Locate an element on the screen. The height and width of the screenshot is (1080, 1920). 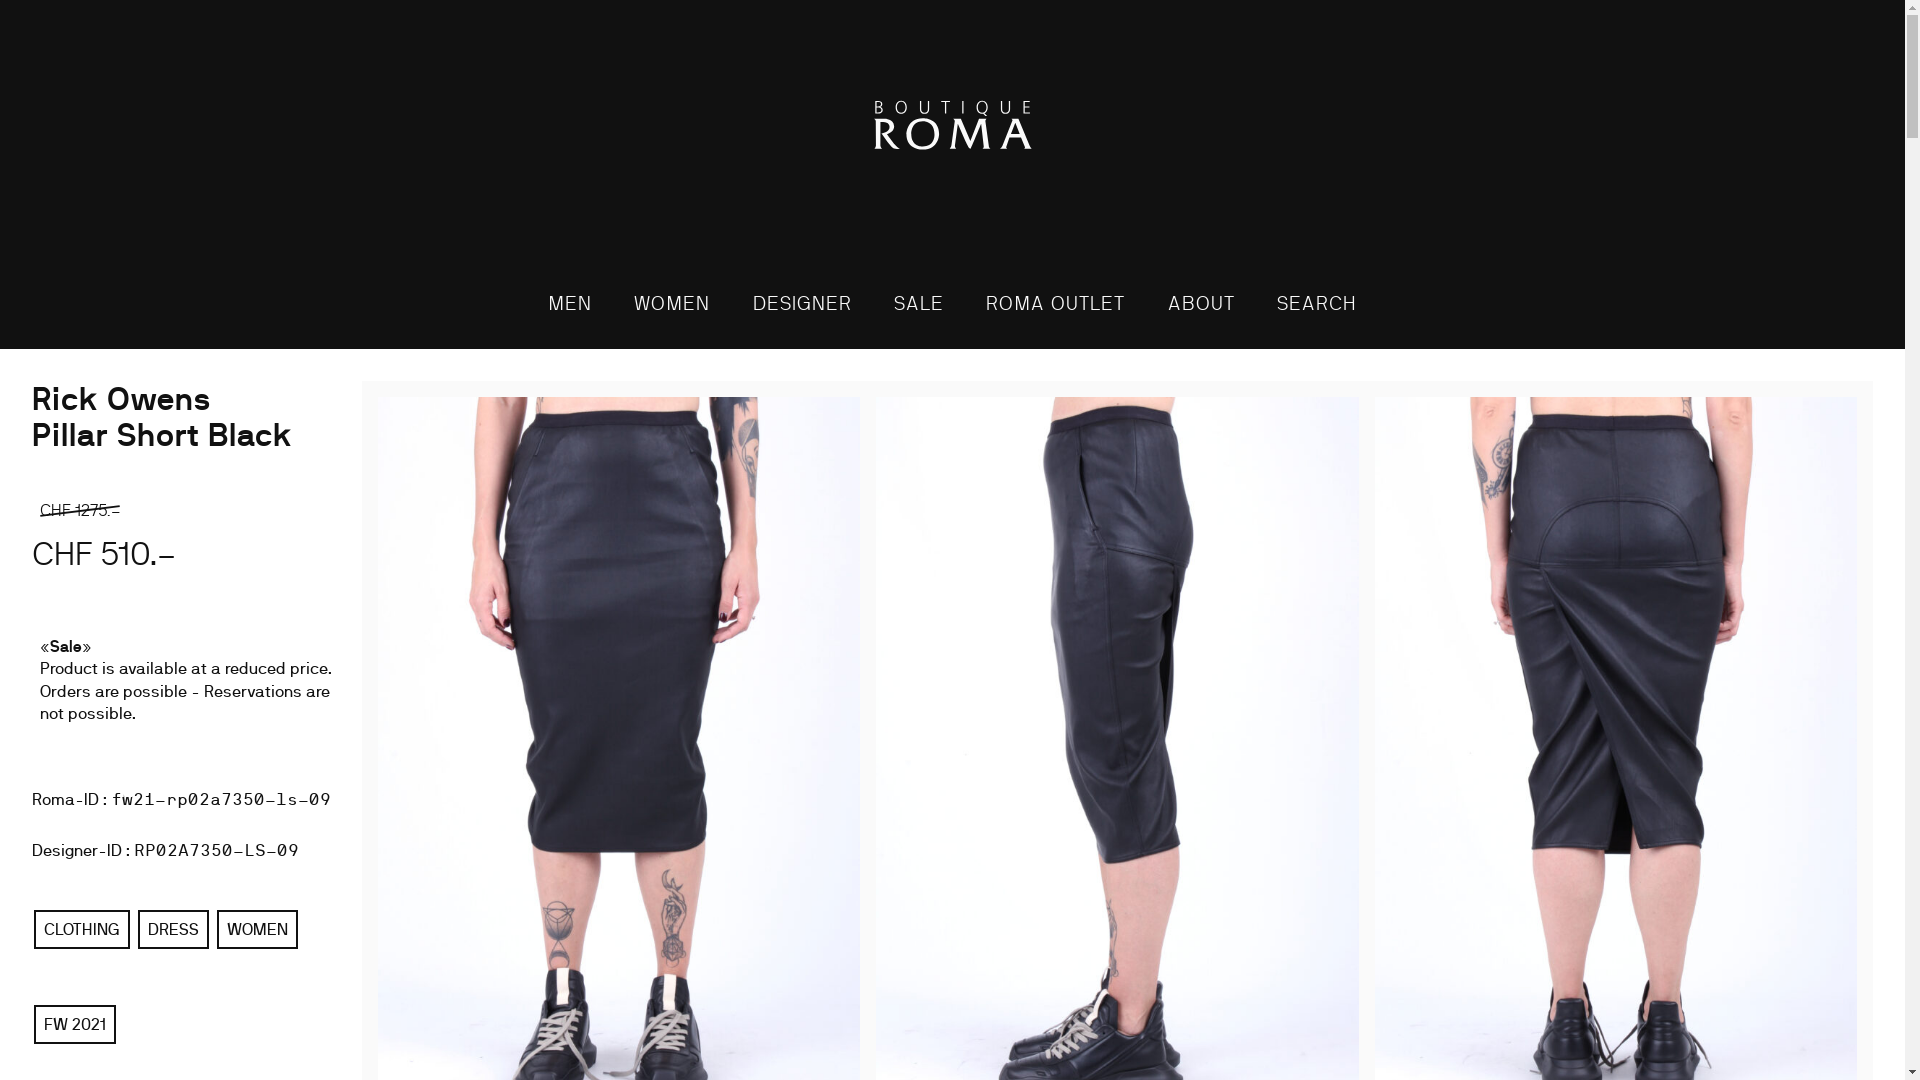
'FW 2021' is located at coordinates (75, 1024).